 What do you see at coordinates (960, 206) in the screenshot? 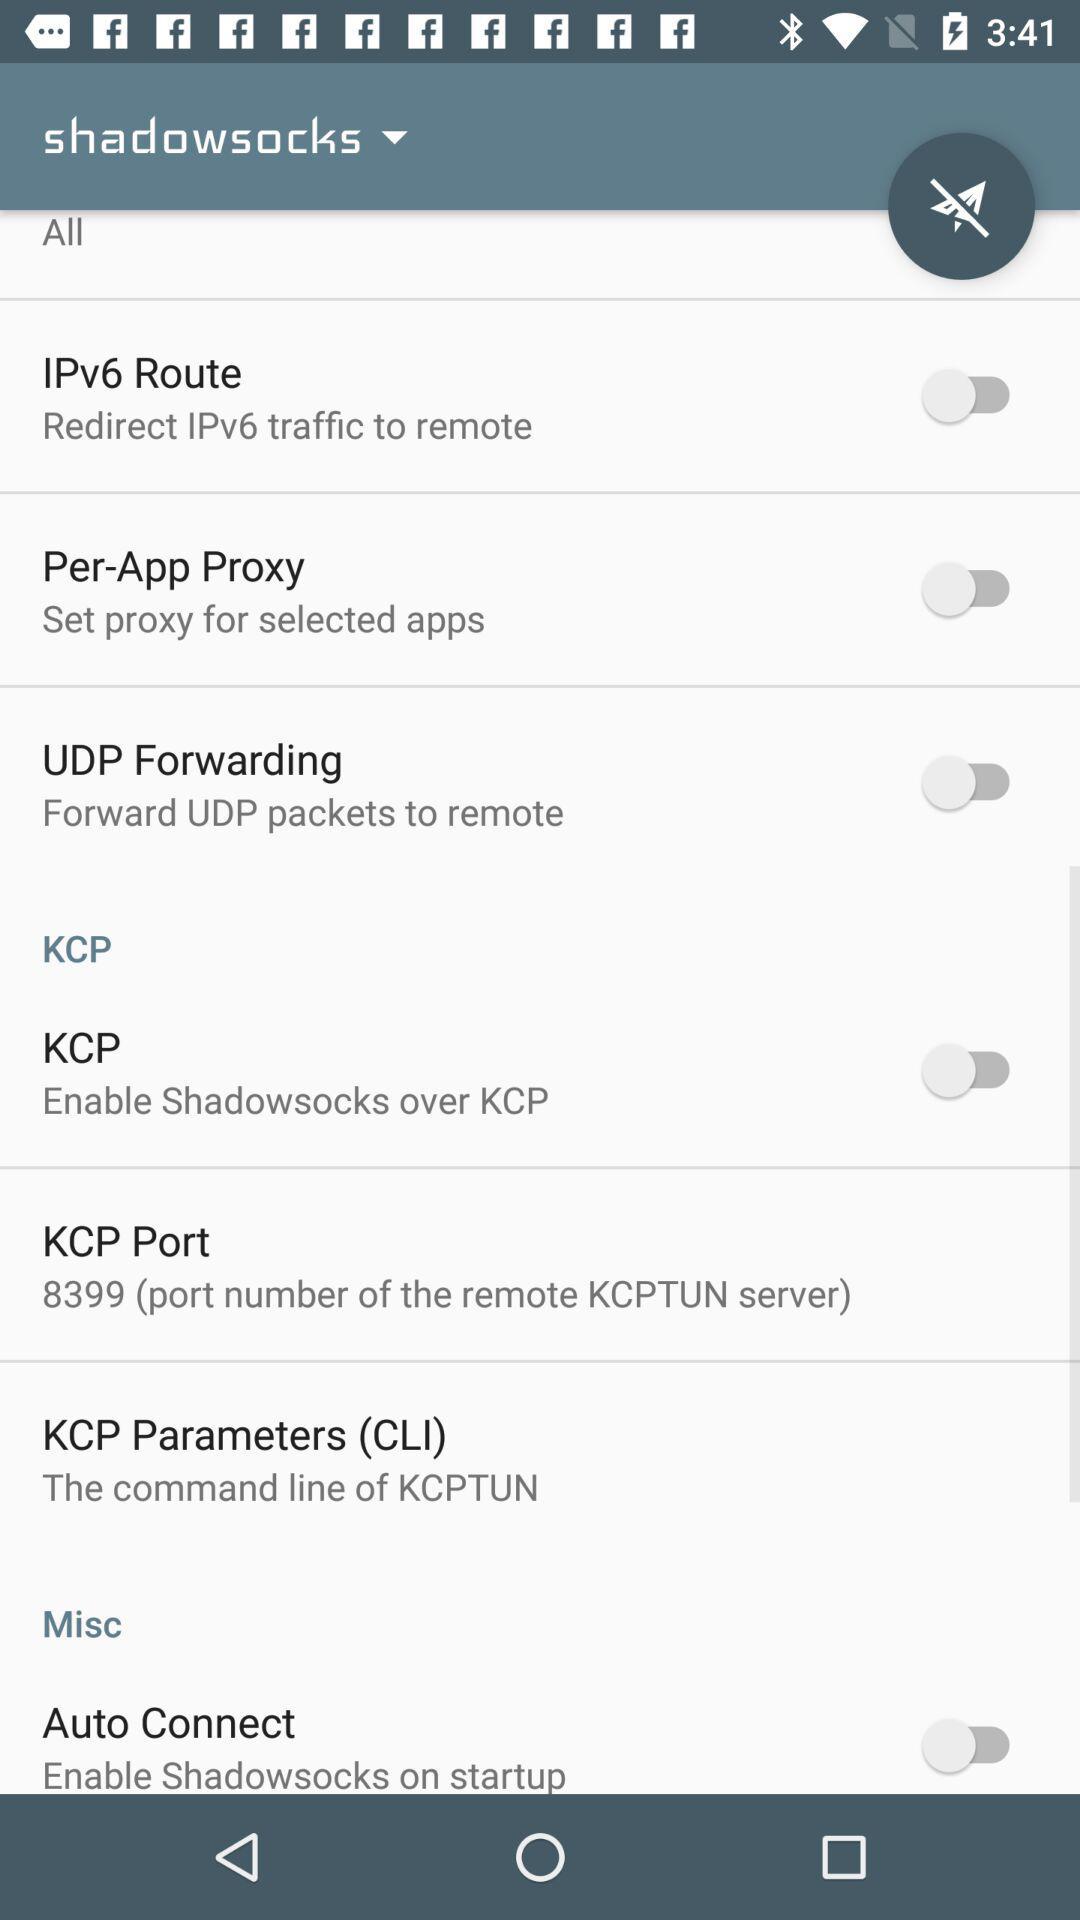
I see `the send icon` at bounding box center [960, 206].